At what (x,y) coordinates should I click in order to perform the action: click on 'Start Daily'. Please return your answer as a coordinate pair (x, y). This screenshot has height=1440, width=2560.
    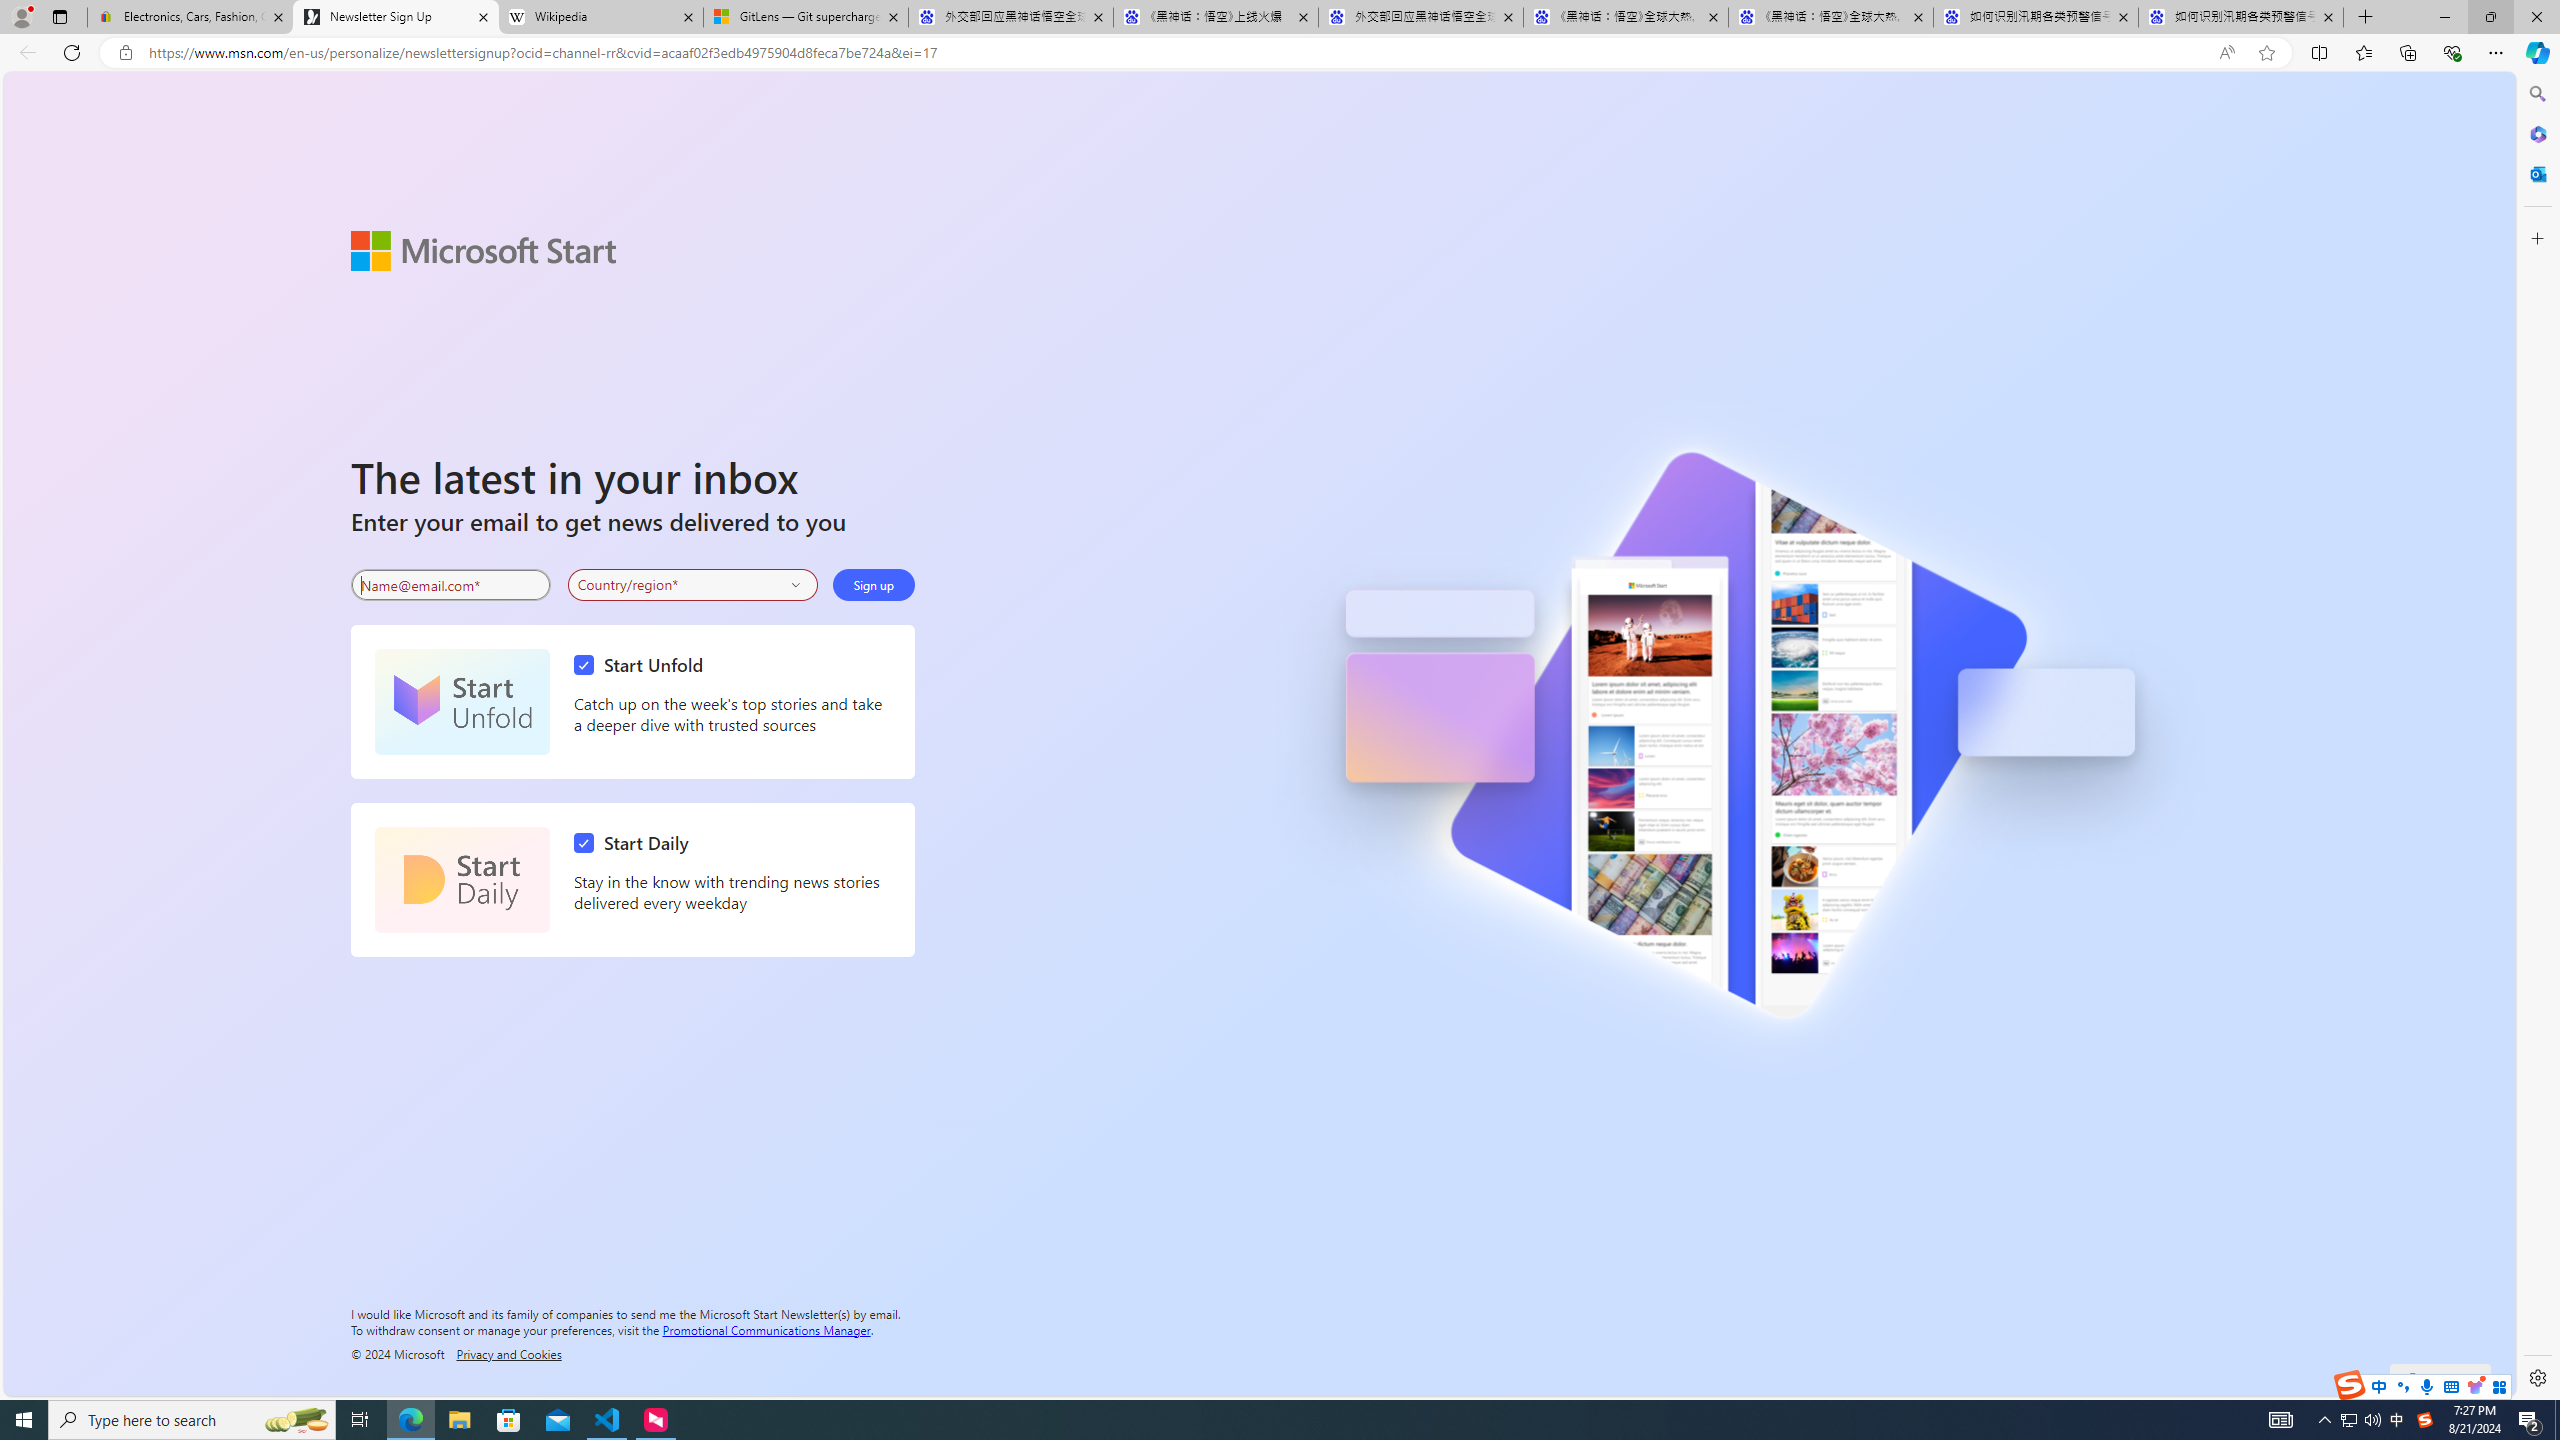
    Looking at the image, I should click on (461, 880).